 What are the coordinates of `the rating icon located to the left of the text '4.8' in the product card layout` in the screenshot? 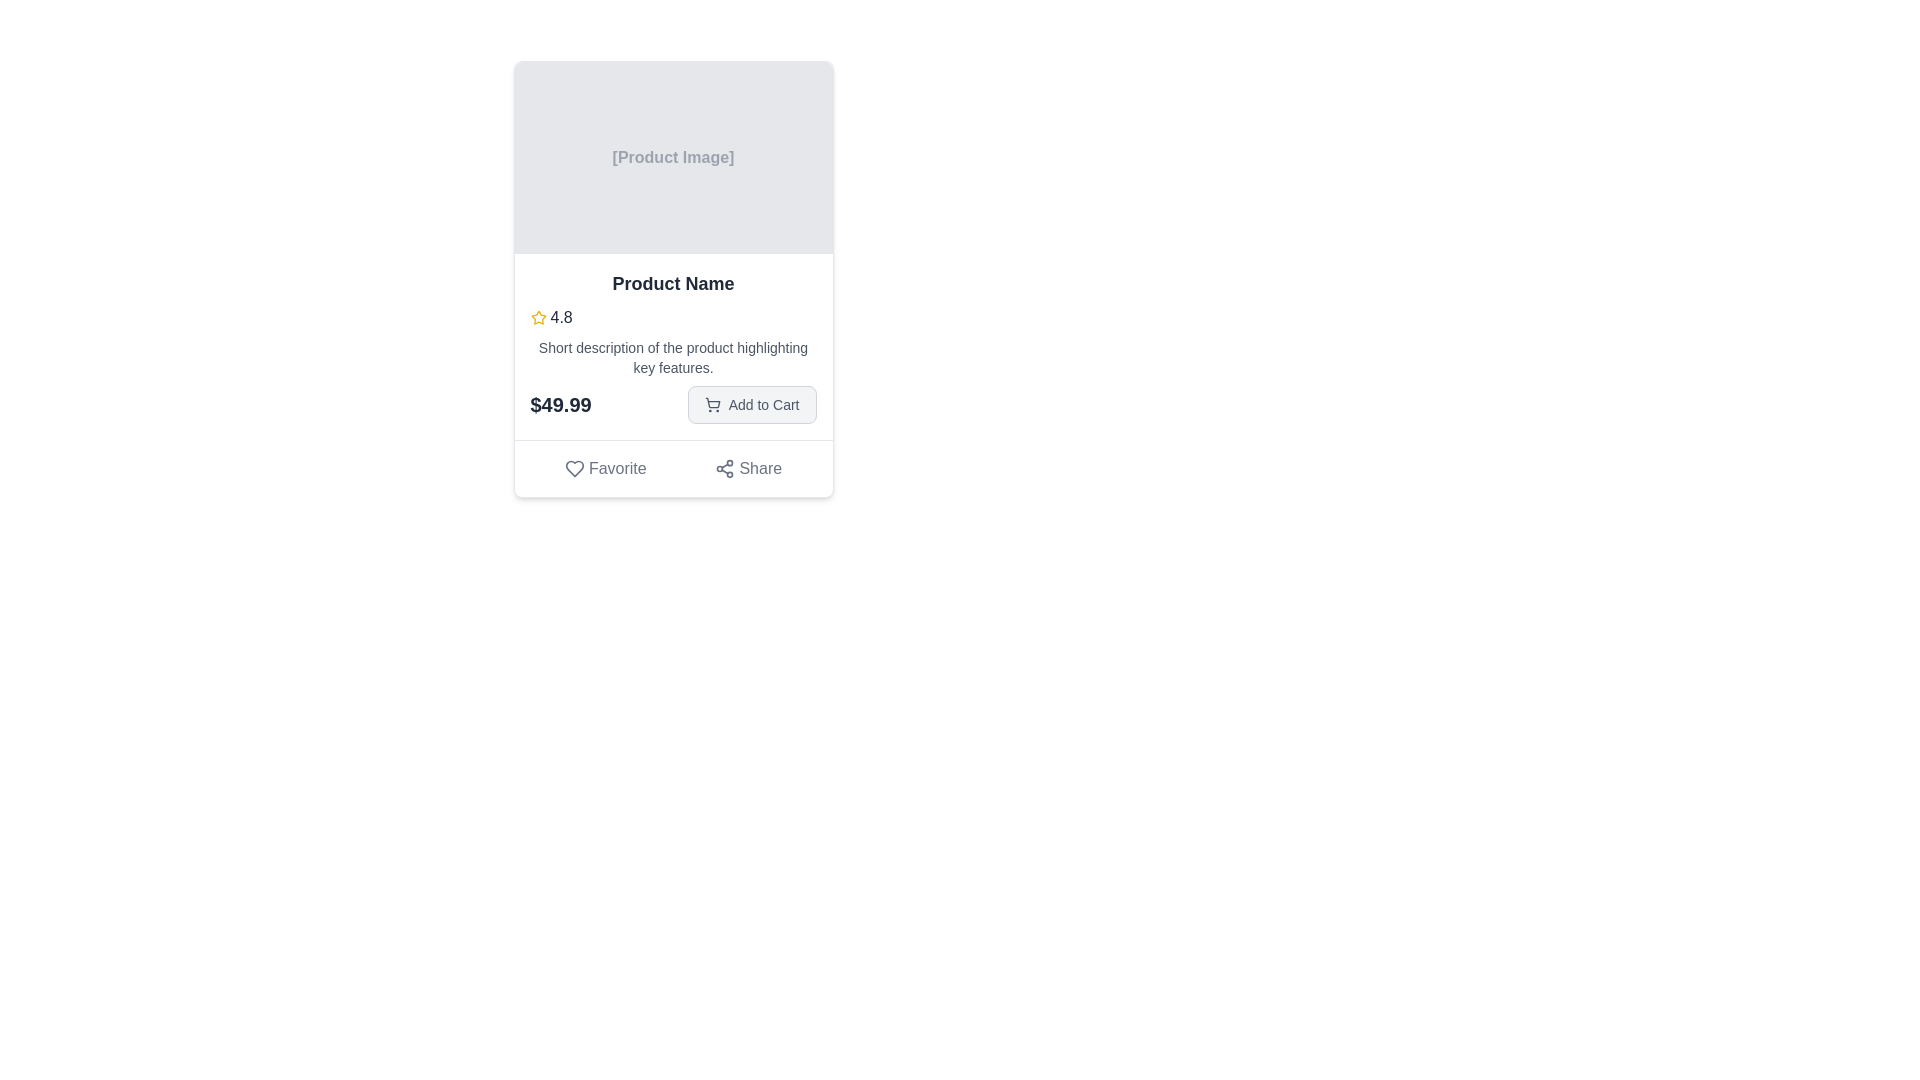 It's located at (538, 316).